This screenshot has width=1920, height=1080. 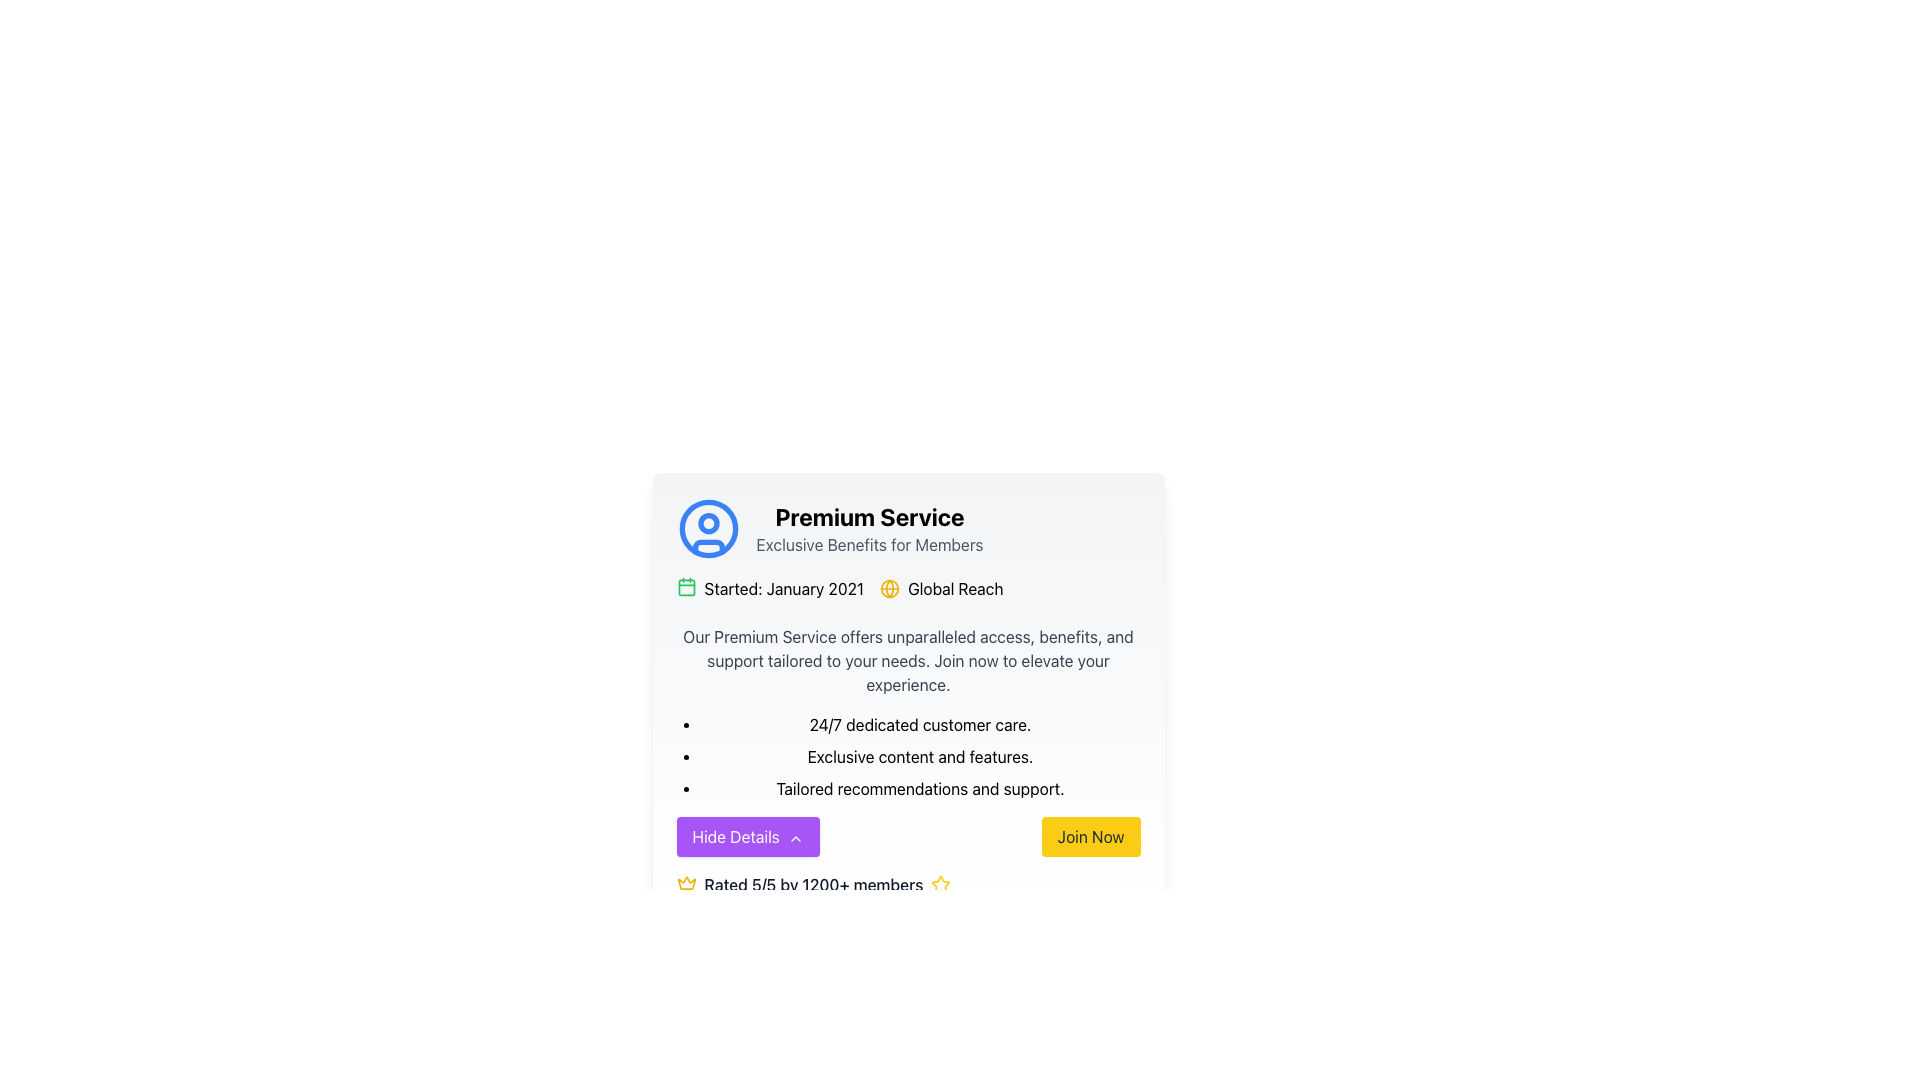 What do you see at coordinates (919, 725) in the screenshot?
I see `the first item in the bullet-point list that conveys information about a service feature, located in the central panel of the interface` at bounding box center [919, 725].